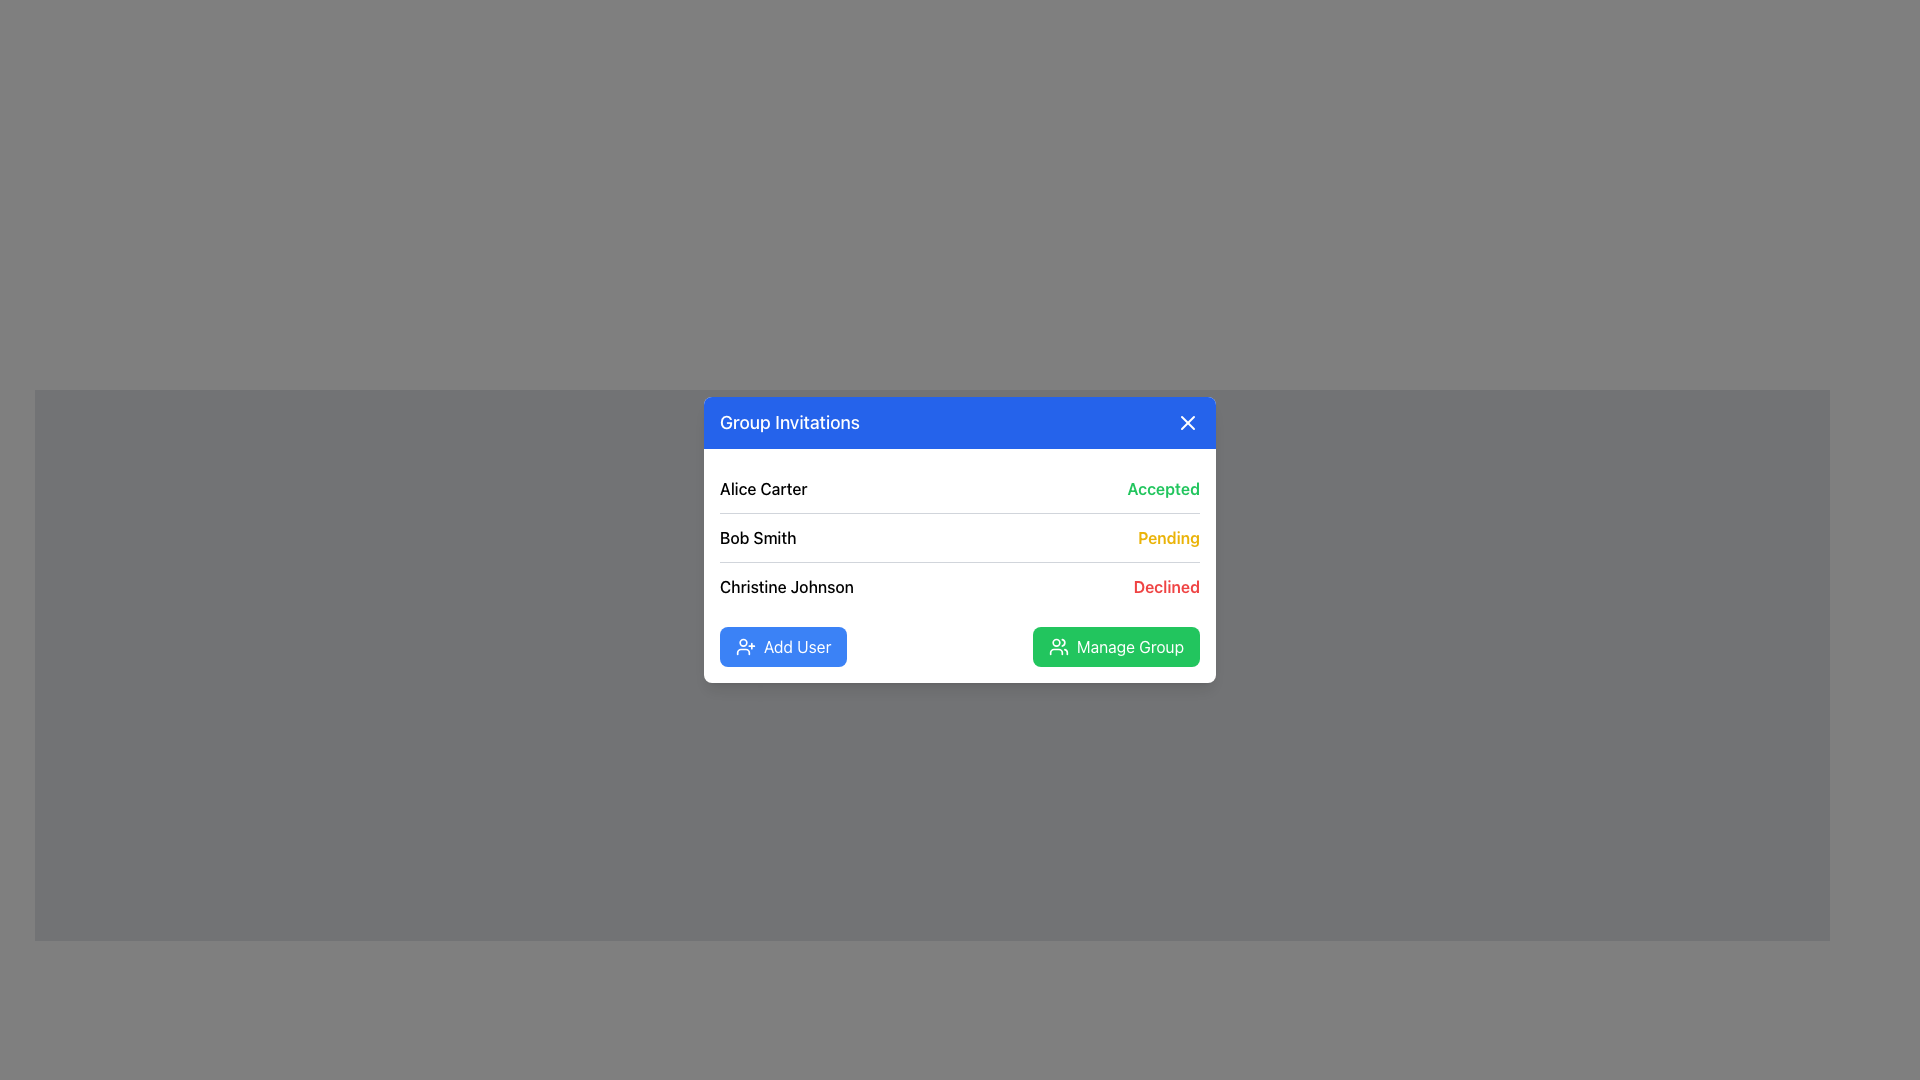  What do you see at coordinates (1163, 489) in the screenshot?
I see `the text label indicating that the invitation status for 'Alice Carter' is accepted, located in the rightmost position of the row within the 'Group Invitations' modal` at bounding box center [1163, 489].